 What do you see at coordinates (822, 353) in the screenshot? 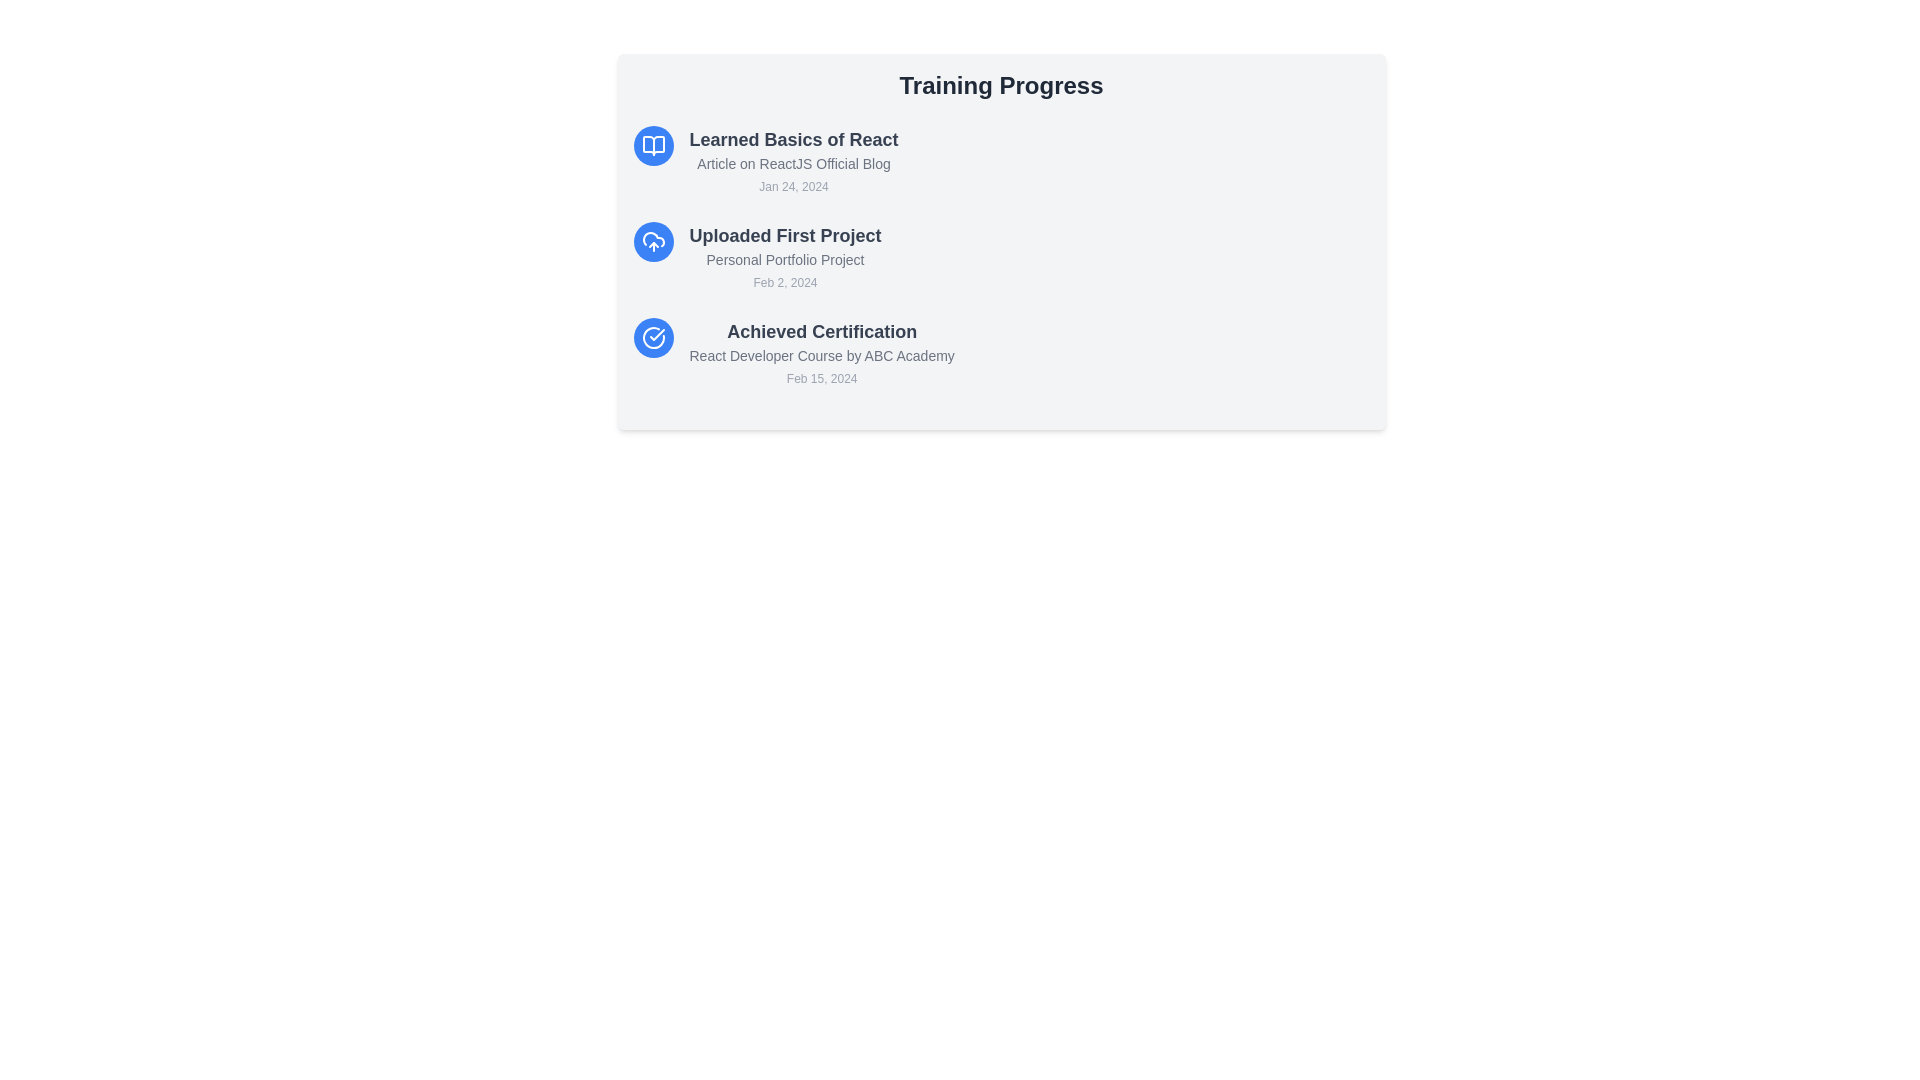
I see `the static information display that provides details about a certification, located as the third item in the 'Training Progress' card, below 'Learned Basics of React' and 'Uploaded First Project'` at bounding box center [822, 353].